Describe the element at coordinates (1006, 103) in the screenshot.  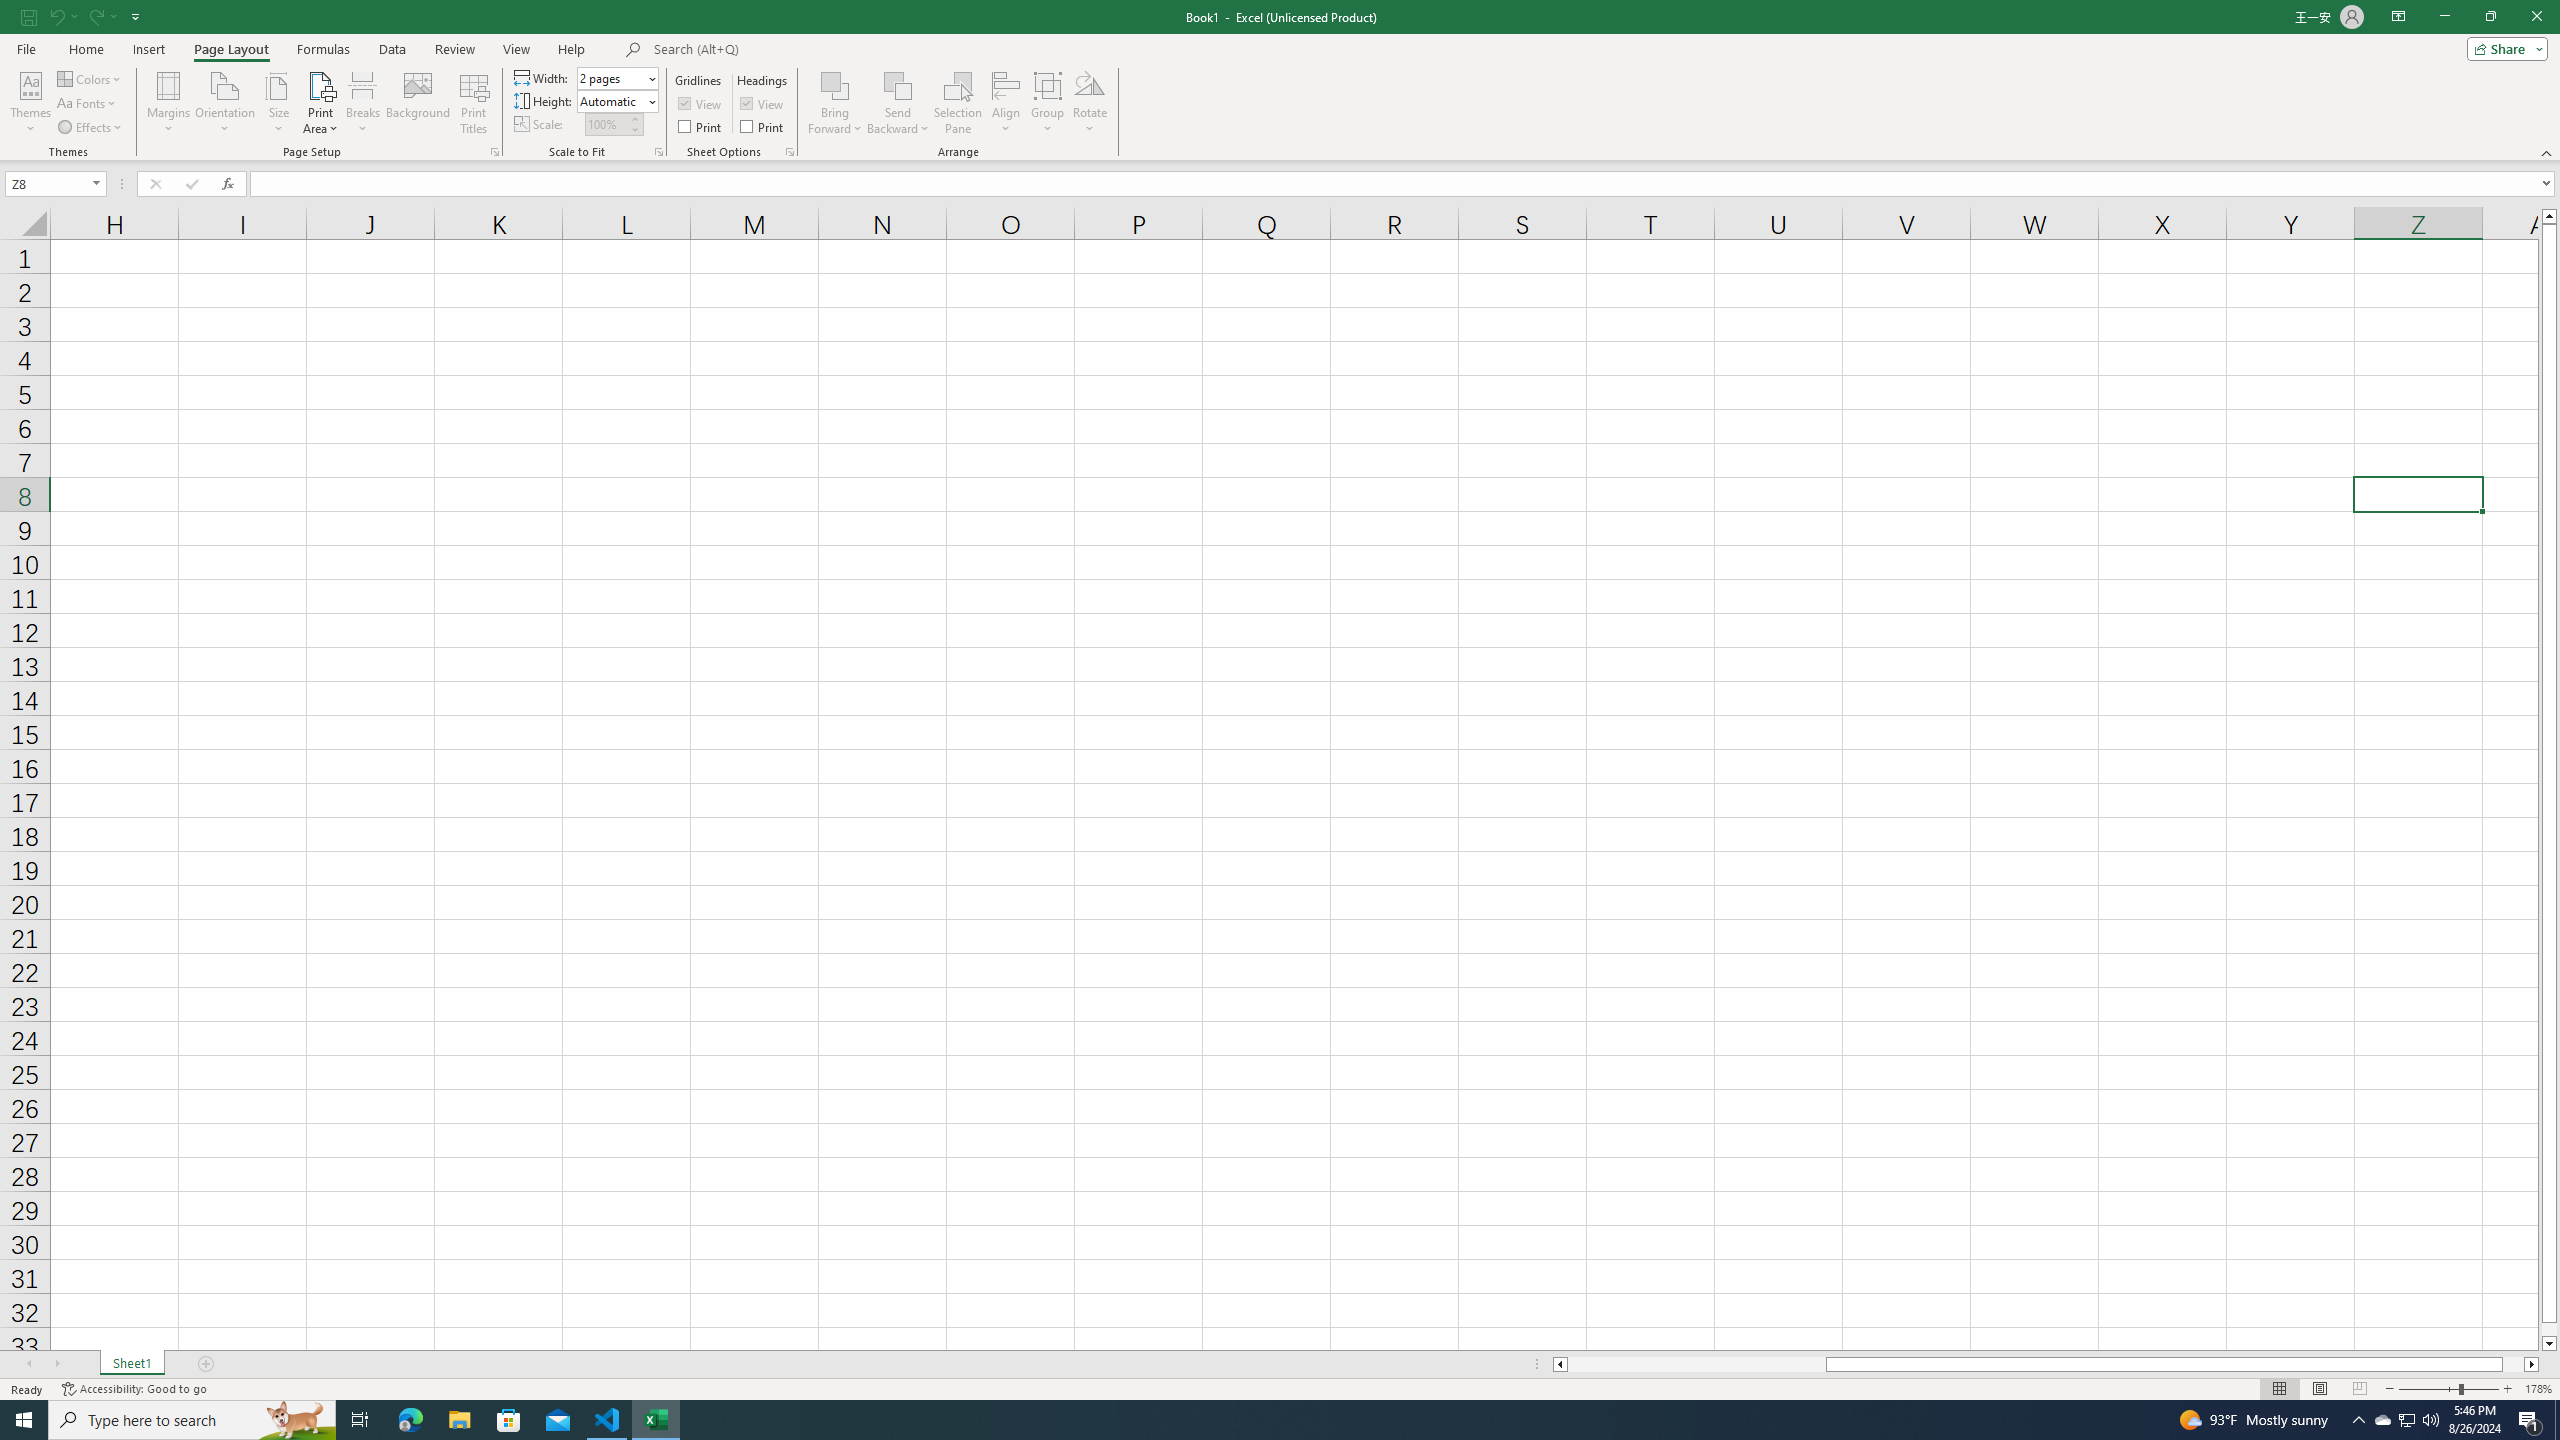
I see `'Align'` at that location.